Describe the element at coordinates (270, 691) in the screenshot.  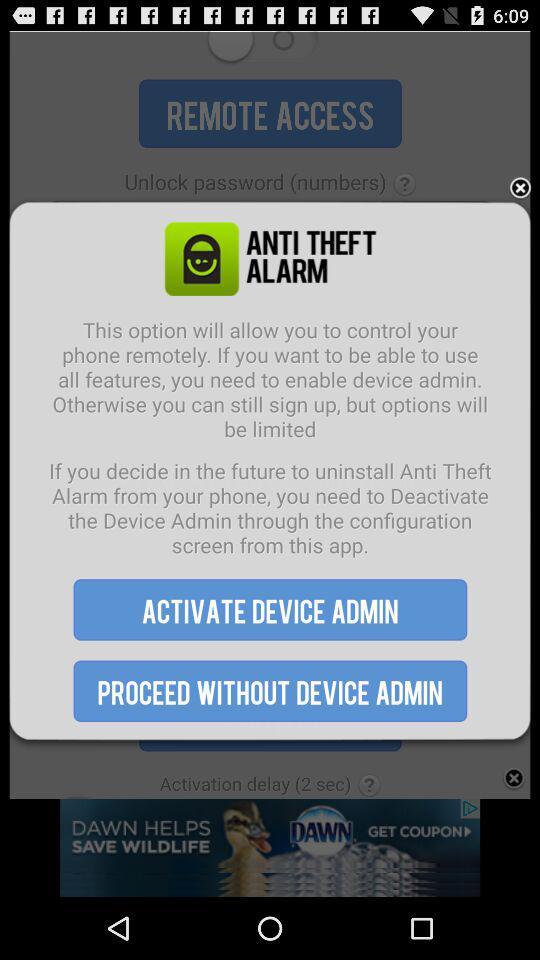
I see `proceed without device` at that location.